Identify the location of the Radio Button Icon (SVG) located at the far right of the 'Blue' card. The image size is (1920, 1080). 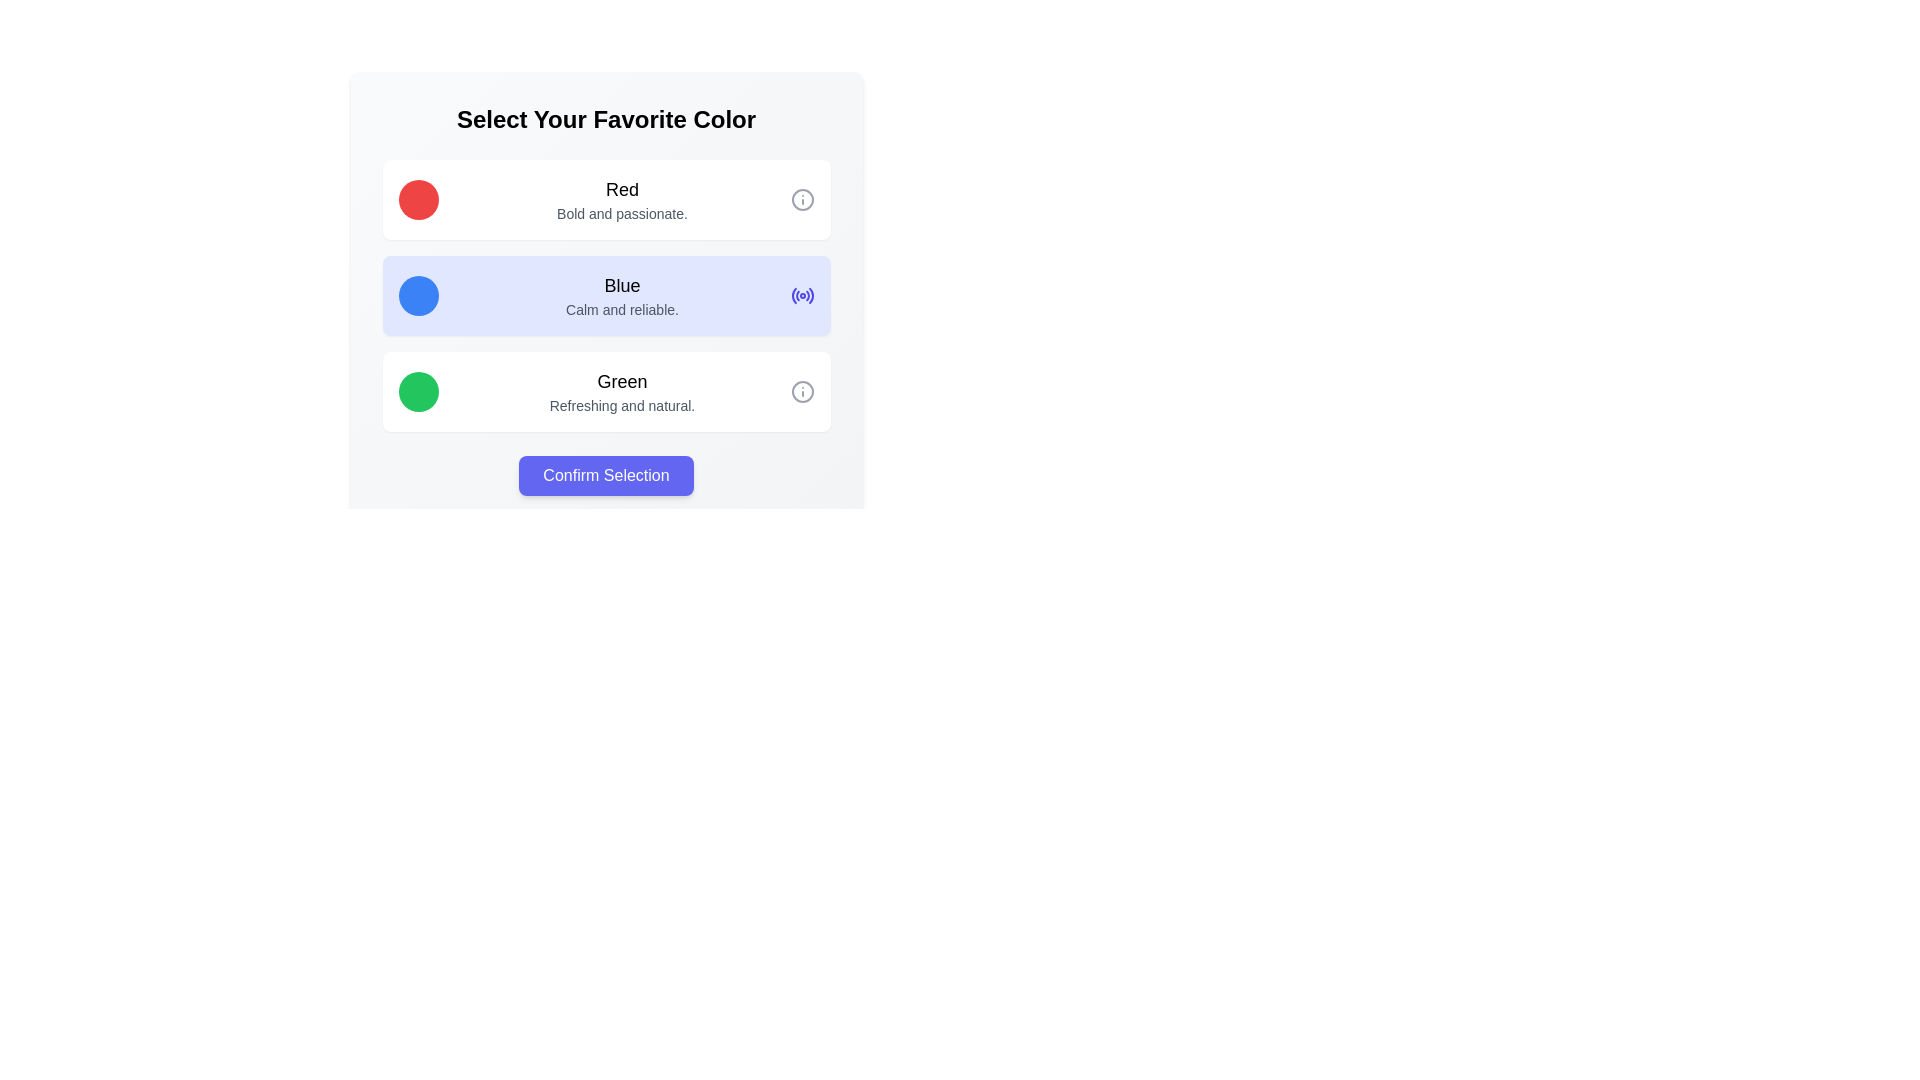
(802, 296).